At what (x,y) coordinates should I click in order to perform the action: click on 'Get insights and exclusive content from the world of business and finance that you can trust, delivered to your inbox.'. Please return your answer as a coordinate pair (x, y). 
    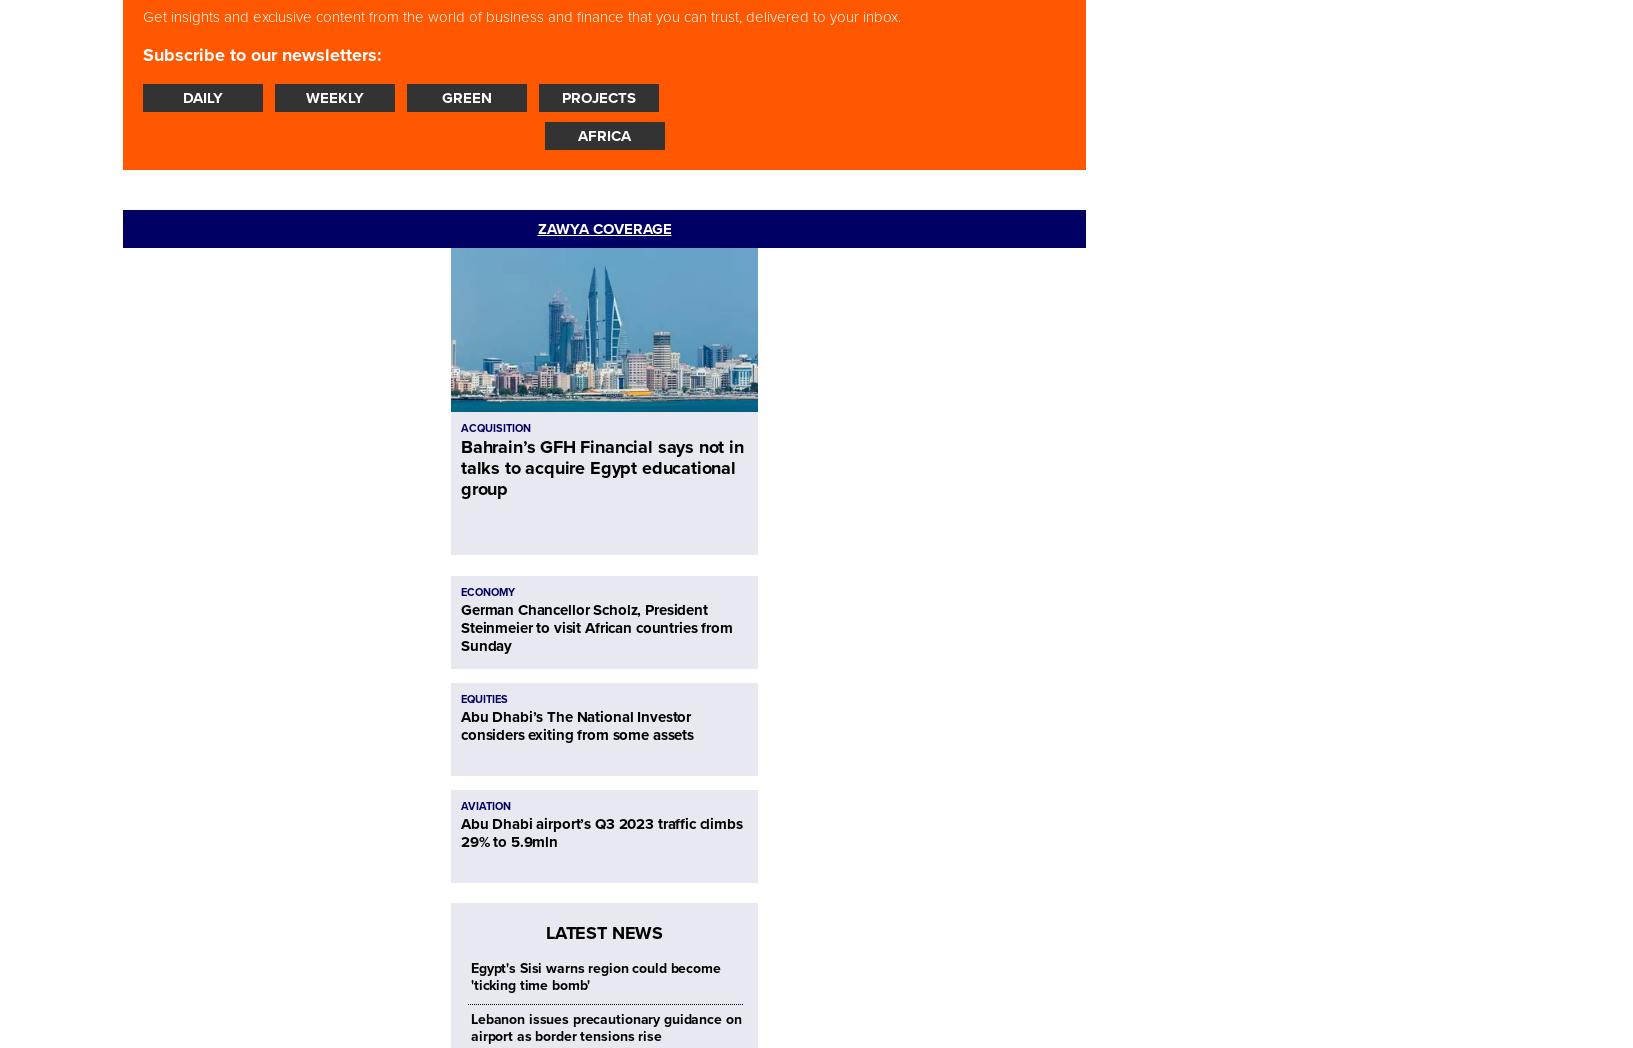
    Looking at the image, I should click on (522, 15).